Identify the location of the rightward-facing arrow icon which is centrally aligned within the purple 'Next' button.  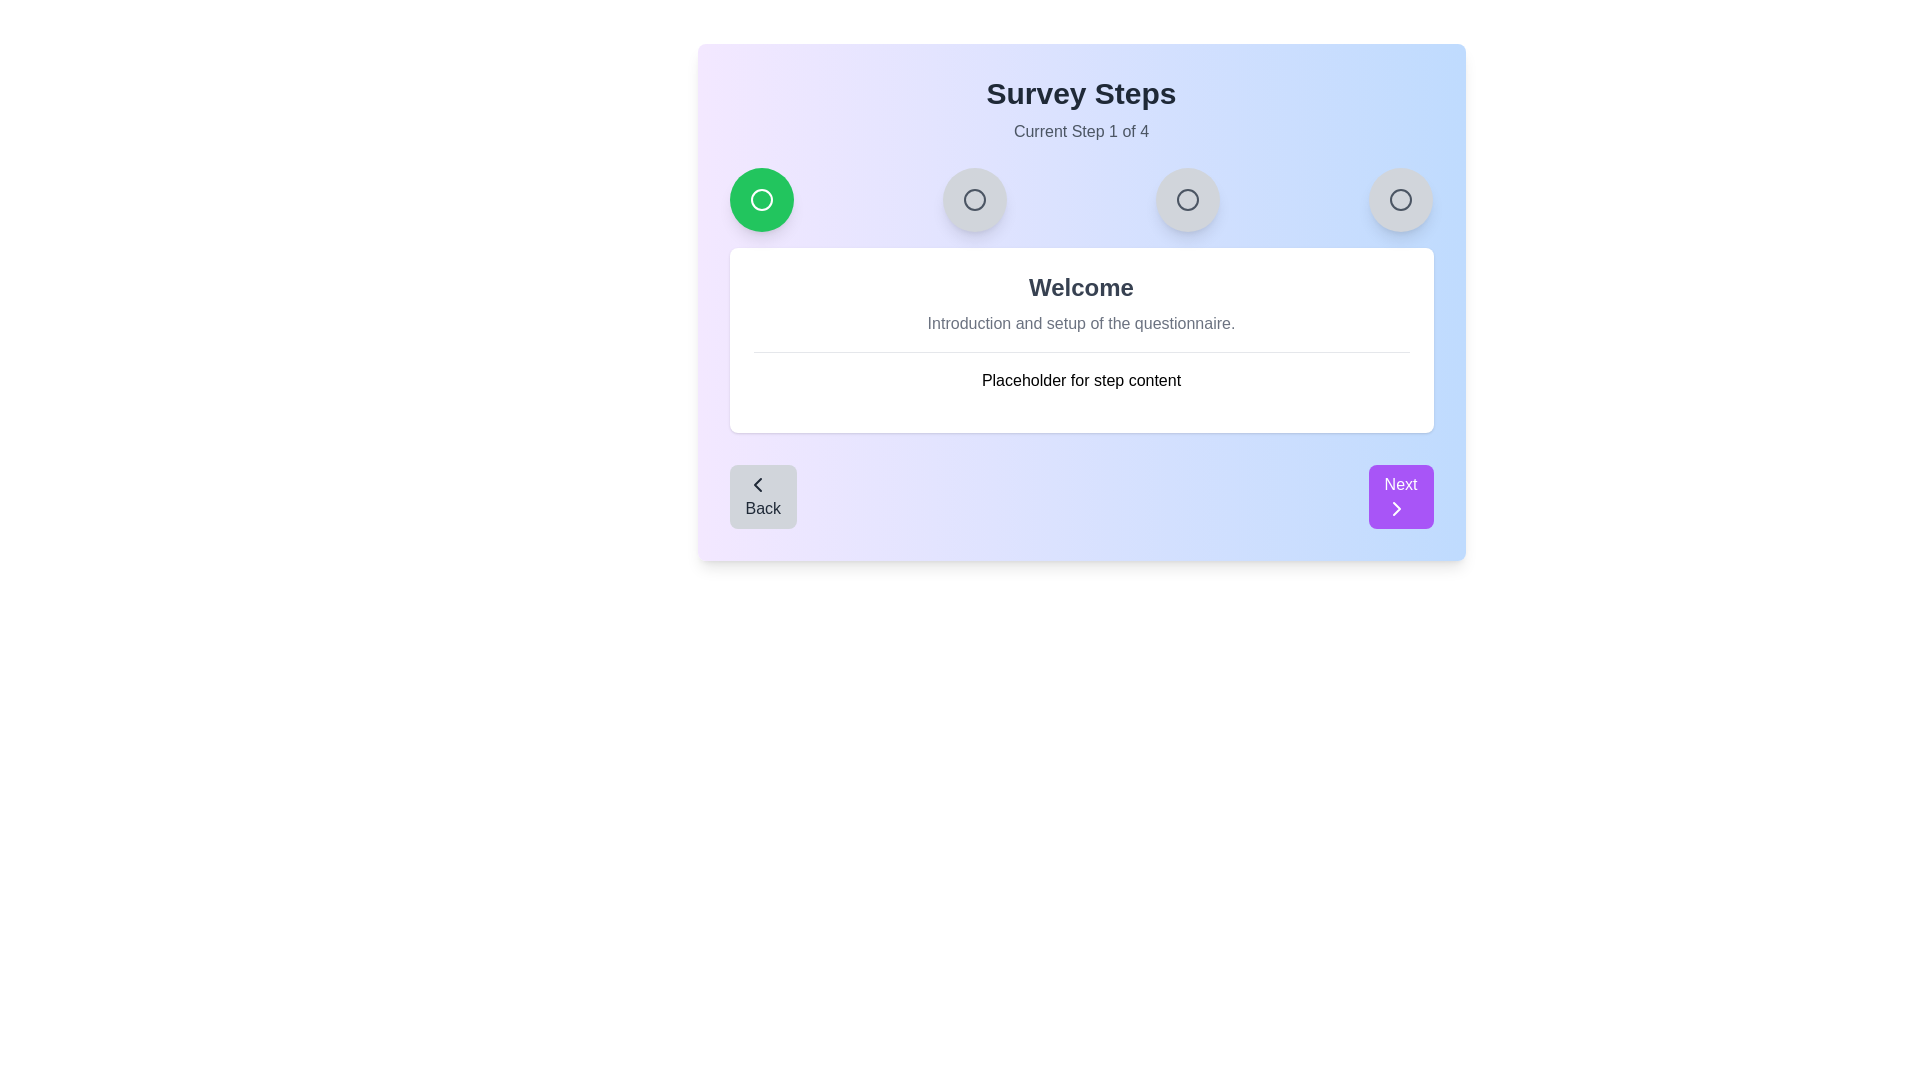
(1395, 508).